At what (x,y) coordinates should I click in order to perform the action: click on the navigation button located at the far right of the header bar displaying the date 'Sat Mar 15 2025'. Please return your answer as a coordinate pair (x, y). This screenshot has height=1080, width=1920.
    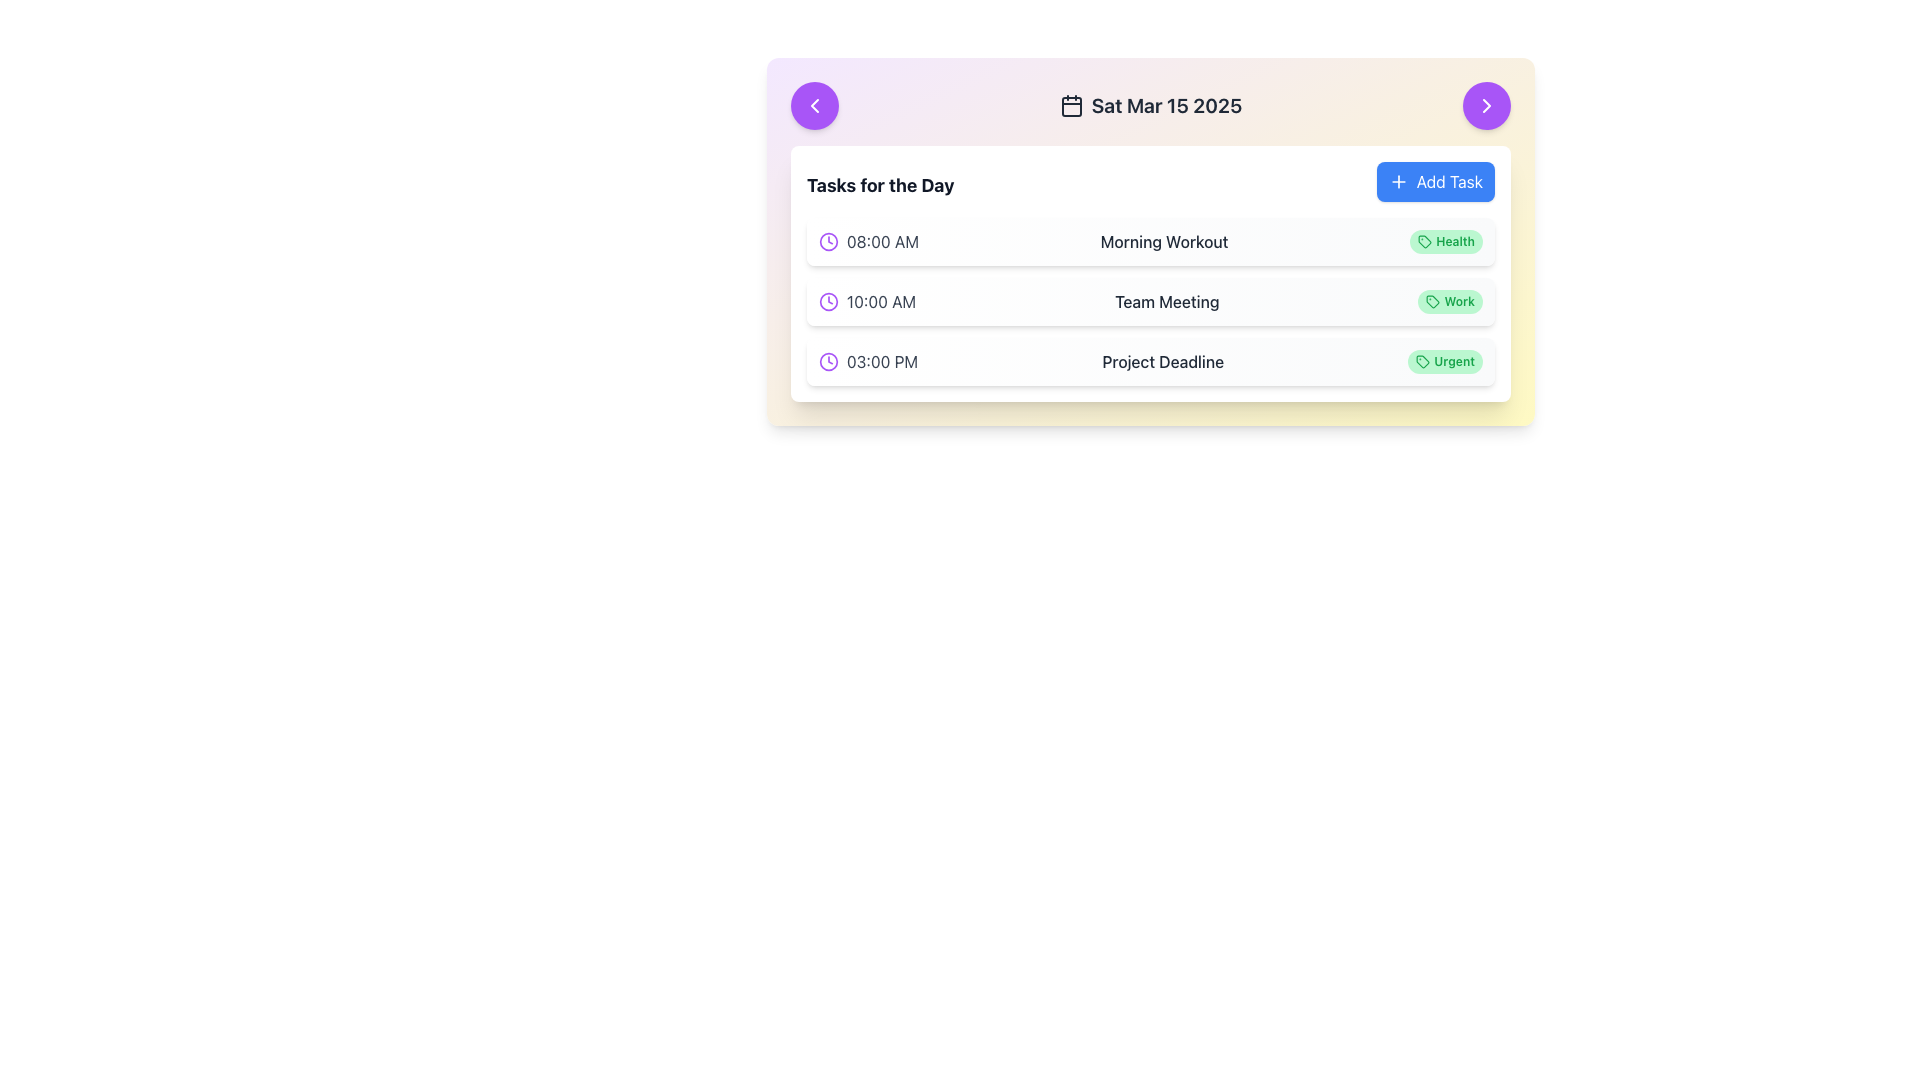
    Looking at the image, I should click on (1487, 105).